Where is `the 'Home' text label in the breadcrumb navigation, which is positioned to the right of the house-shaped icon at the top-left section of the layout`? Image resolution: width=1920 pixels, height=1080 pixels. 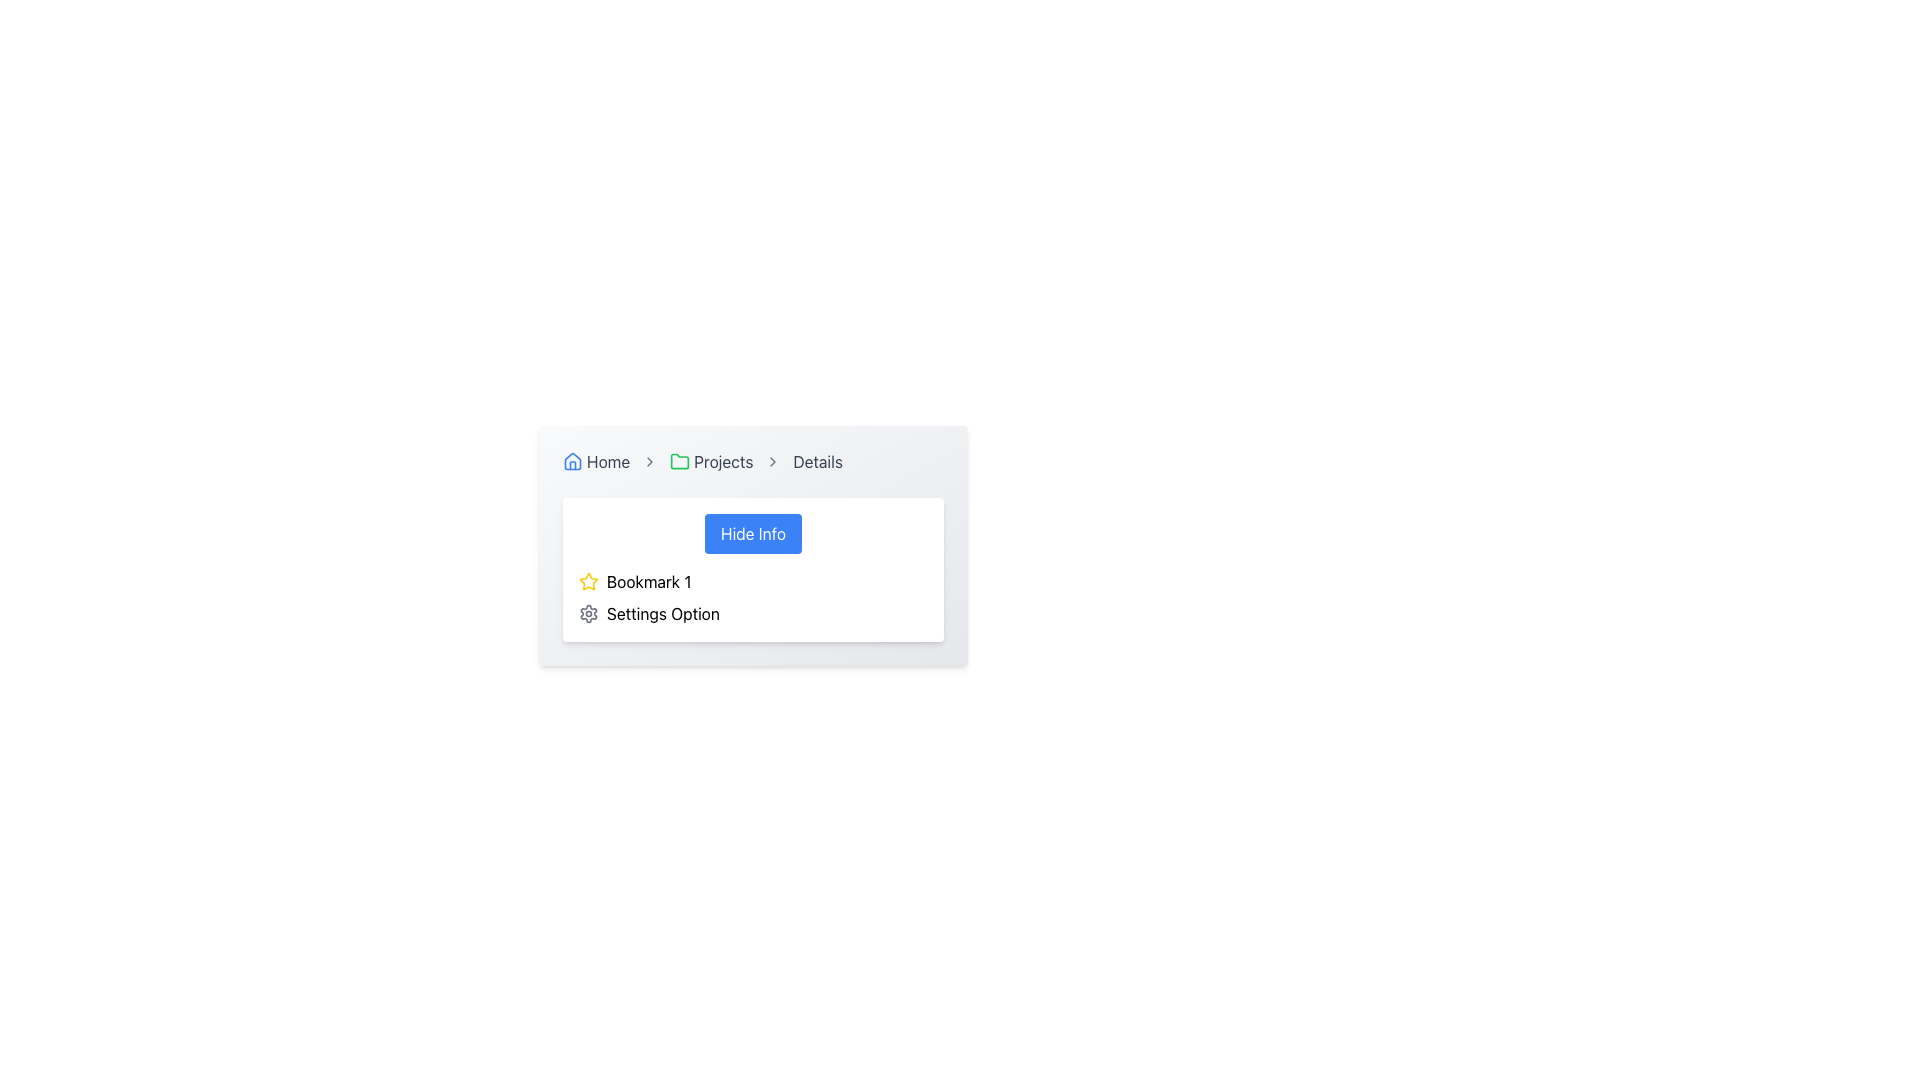 the 'Home' text label in the breadcrumb navigation, which is positioned to the right of the house-shaped icon at the top-left section of the layout is located at coordinates (607, 462).